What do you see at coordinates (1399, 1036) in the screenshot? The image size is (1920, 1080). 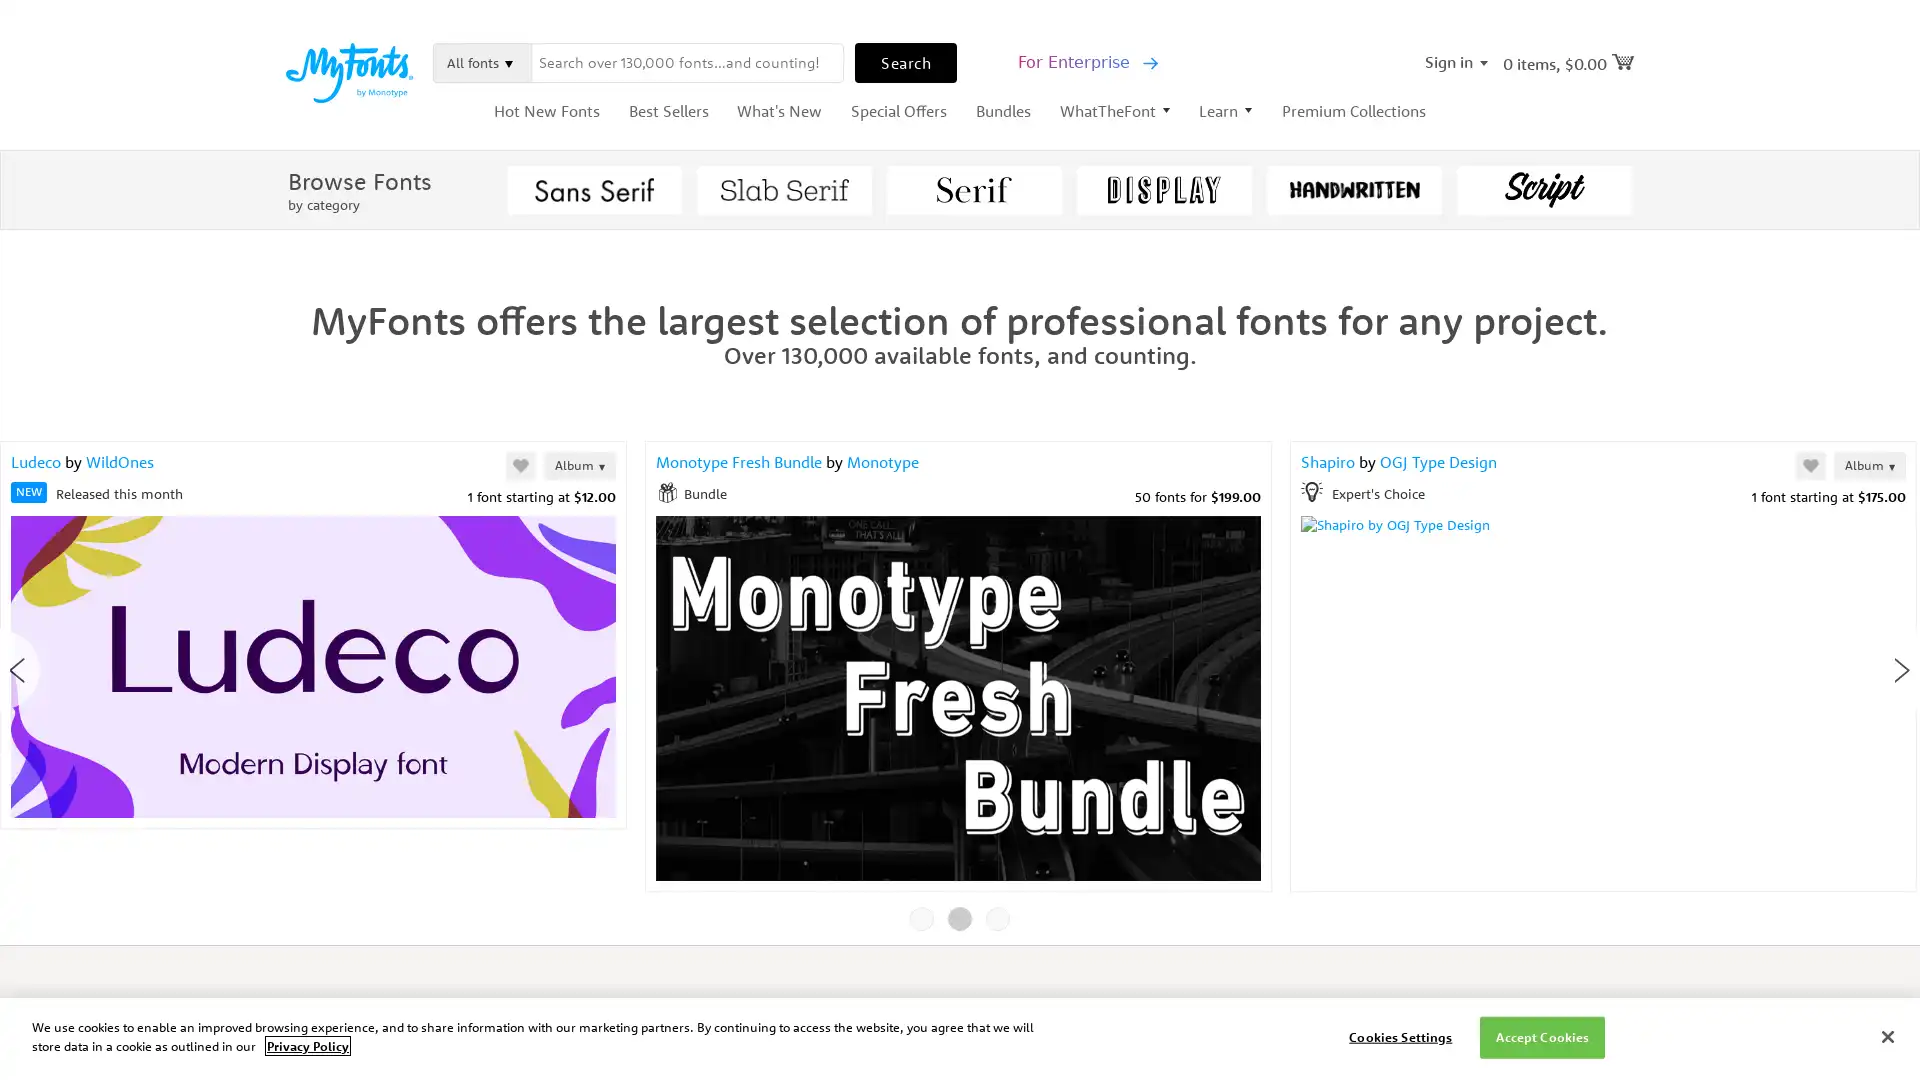 I see `Cookies Settings` at bounding box center [1399, 1036].